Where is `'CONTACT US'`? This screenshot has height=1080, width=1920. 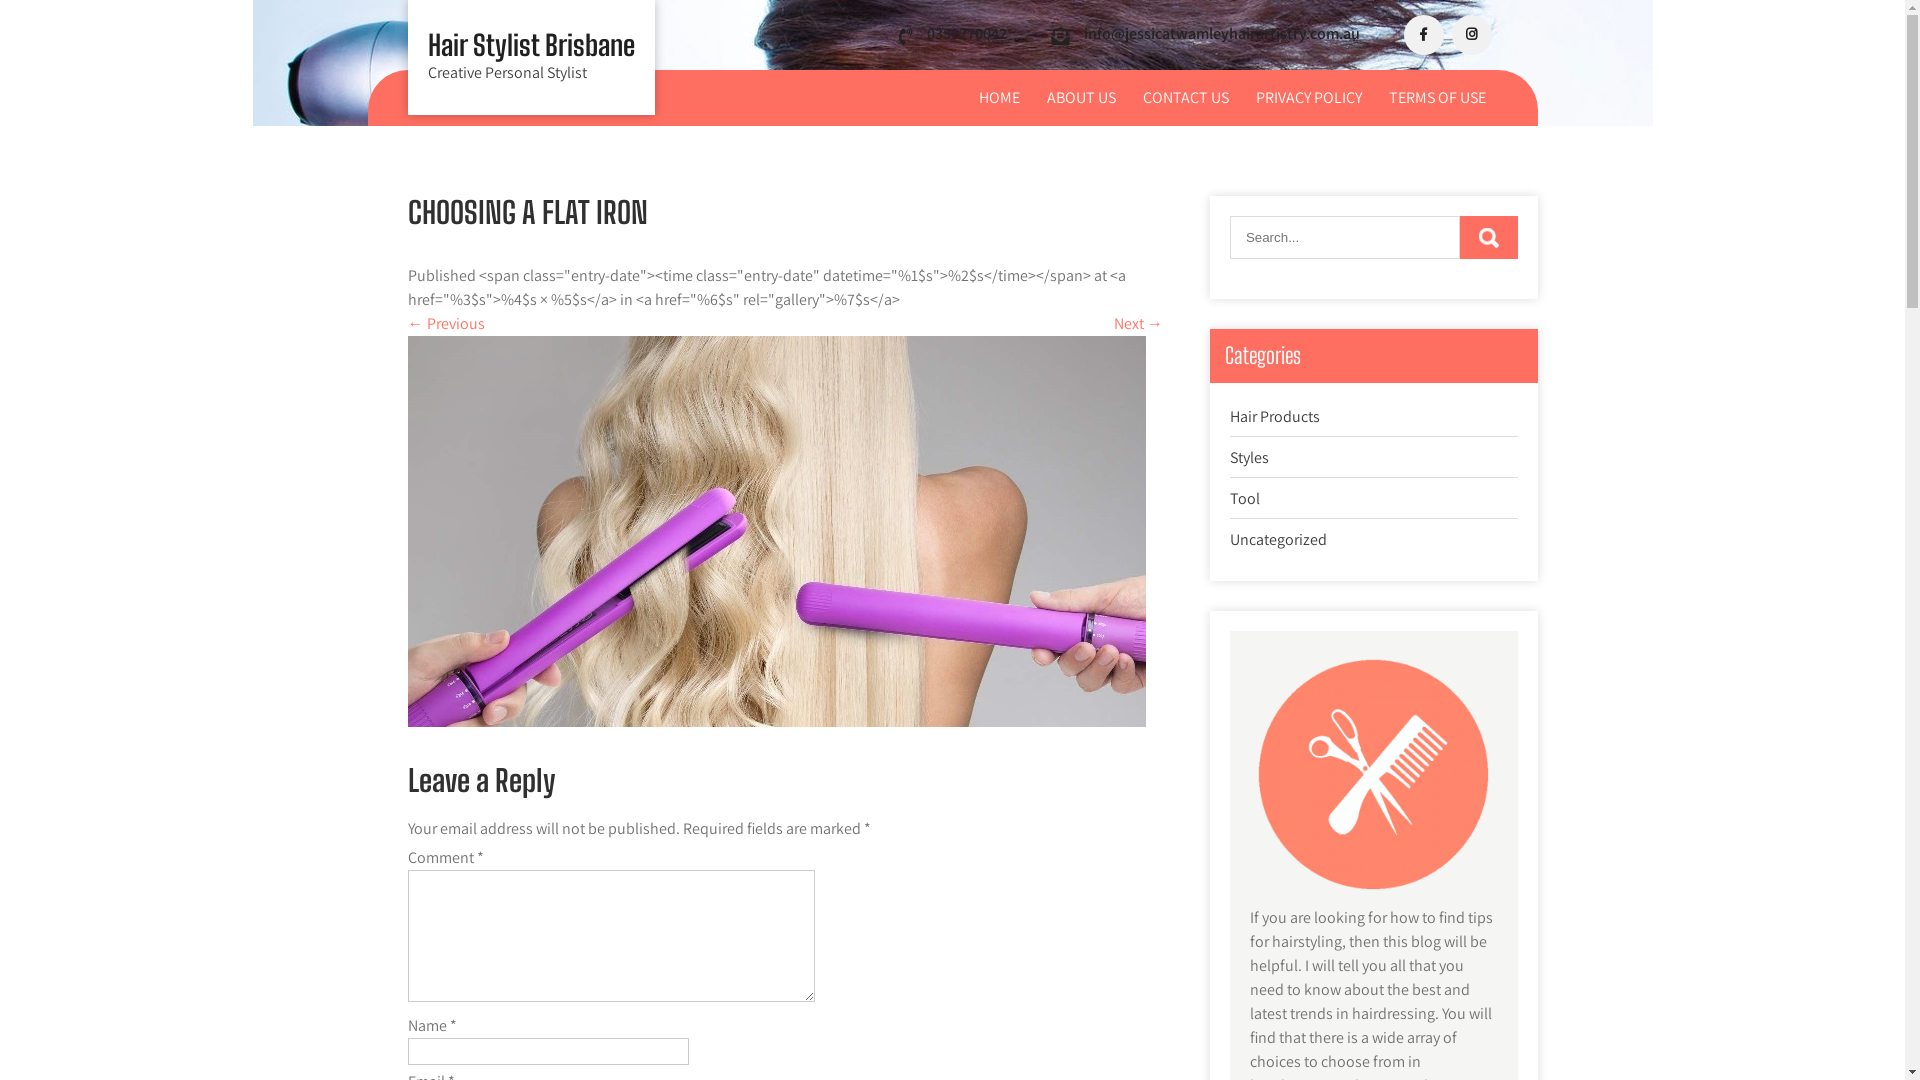 'CONTACT US' is located at coordinates (1185, 97).